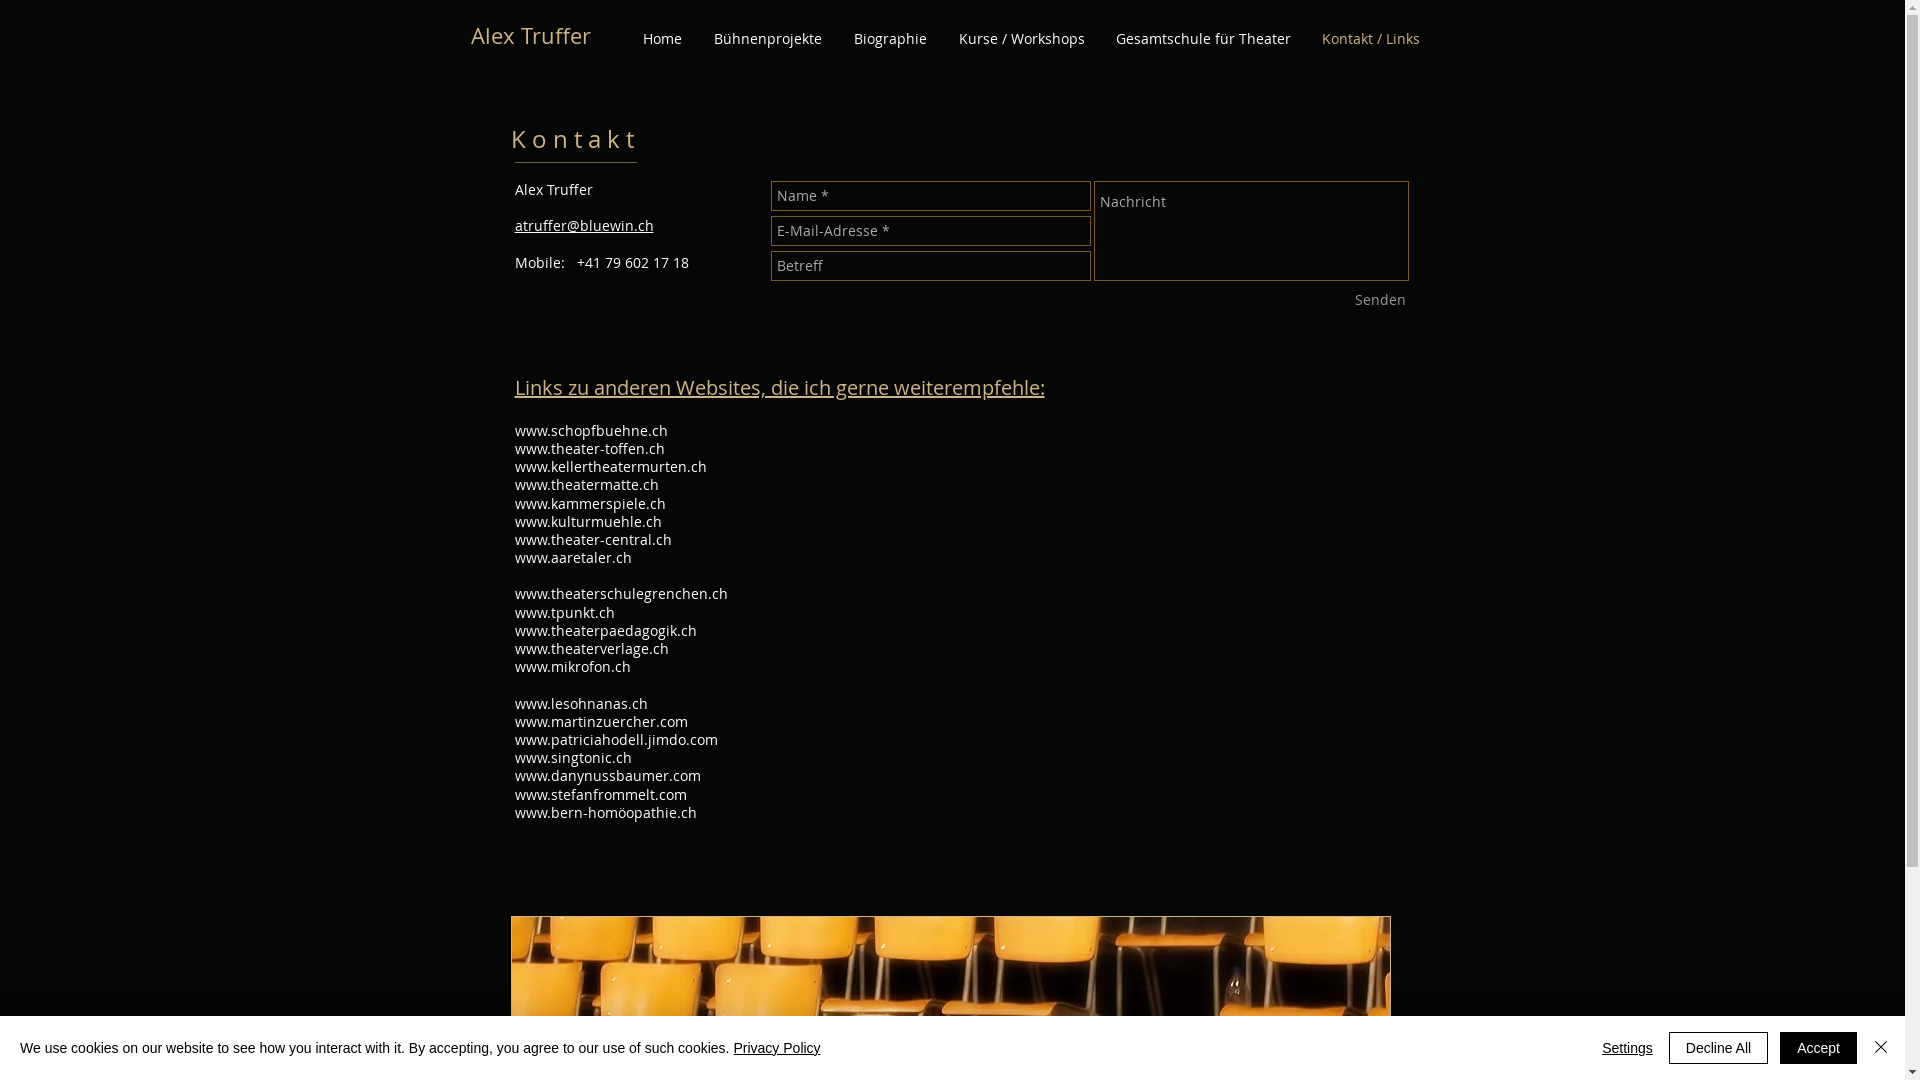  What do you see at coordinates (605, 774) in the screenshot?
I see `'www.danynussbaumer.com'` at bounding box center [605, 774].